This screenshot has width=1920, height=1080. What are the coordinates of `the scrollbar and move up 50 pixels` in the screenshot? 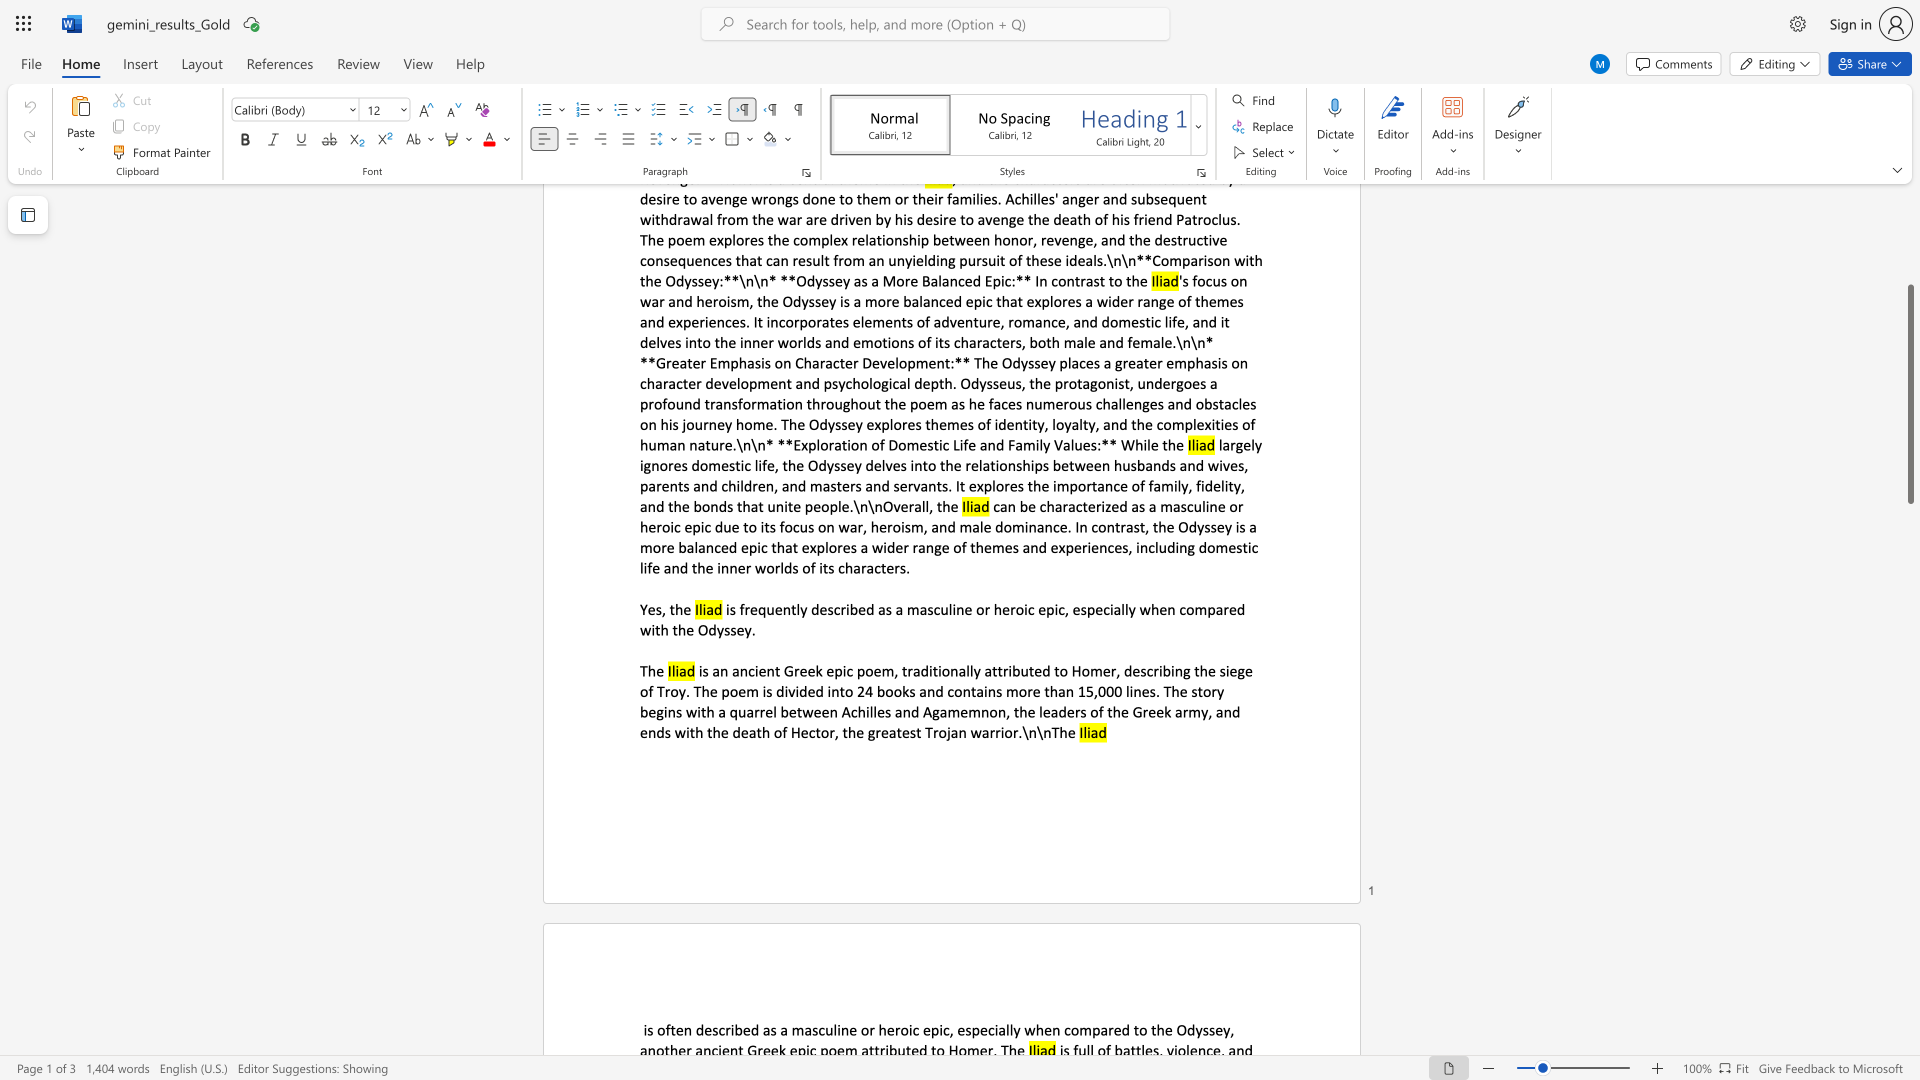 It's located at (1909, 394).